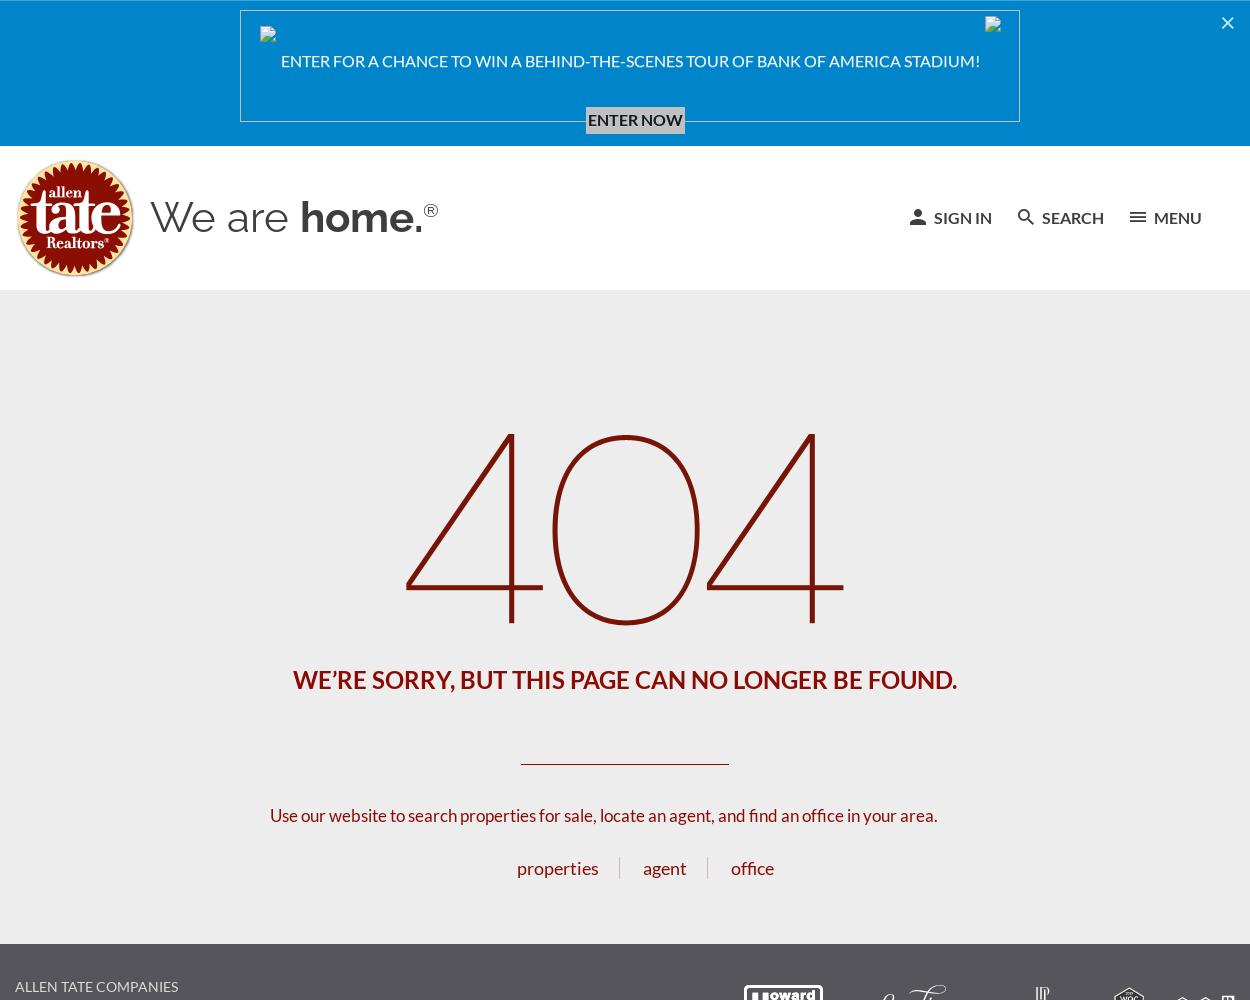  What do you see at coordinates (931, 215) in the screenshot?
I see `'Sign In'` at bounding box center [931, 215].